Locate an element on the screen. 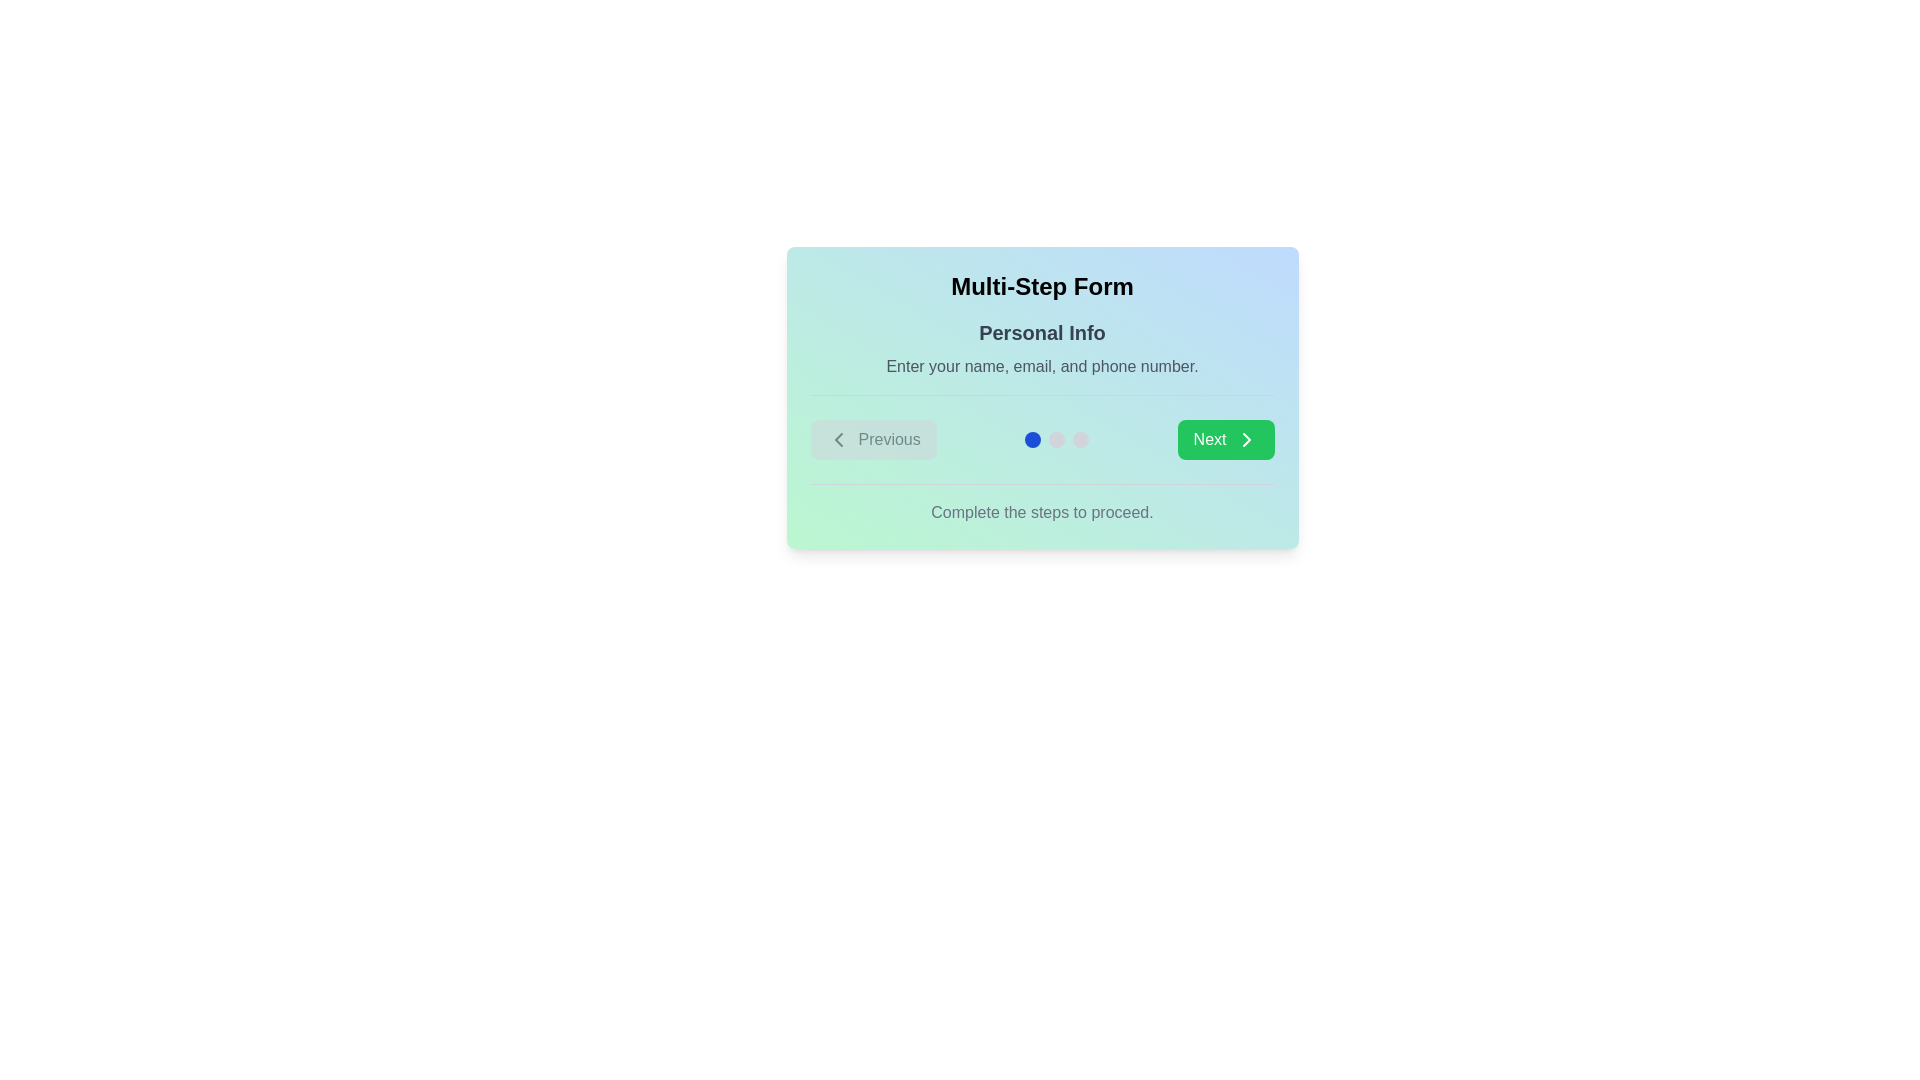 The width and height of the screenshot is (1920, 1080). displayed text 'Complete the steps to proceed.' from the static text element, which is centrally aligned in a gray-colored font beneath the navigation panel is located at coordinates (1041, 512).